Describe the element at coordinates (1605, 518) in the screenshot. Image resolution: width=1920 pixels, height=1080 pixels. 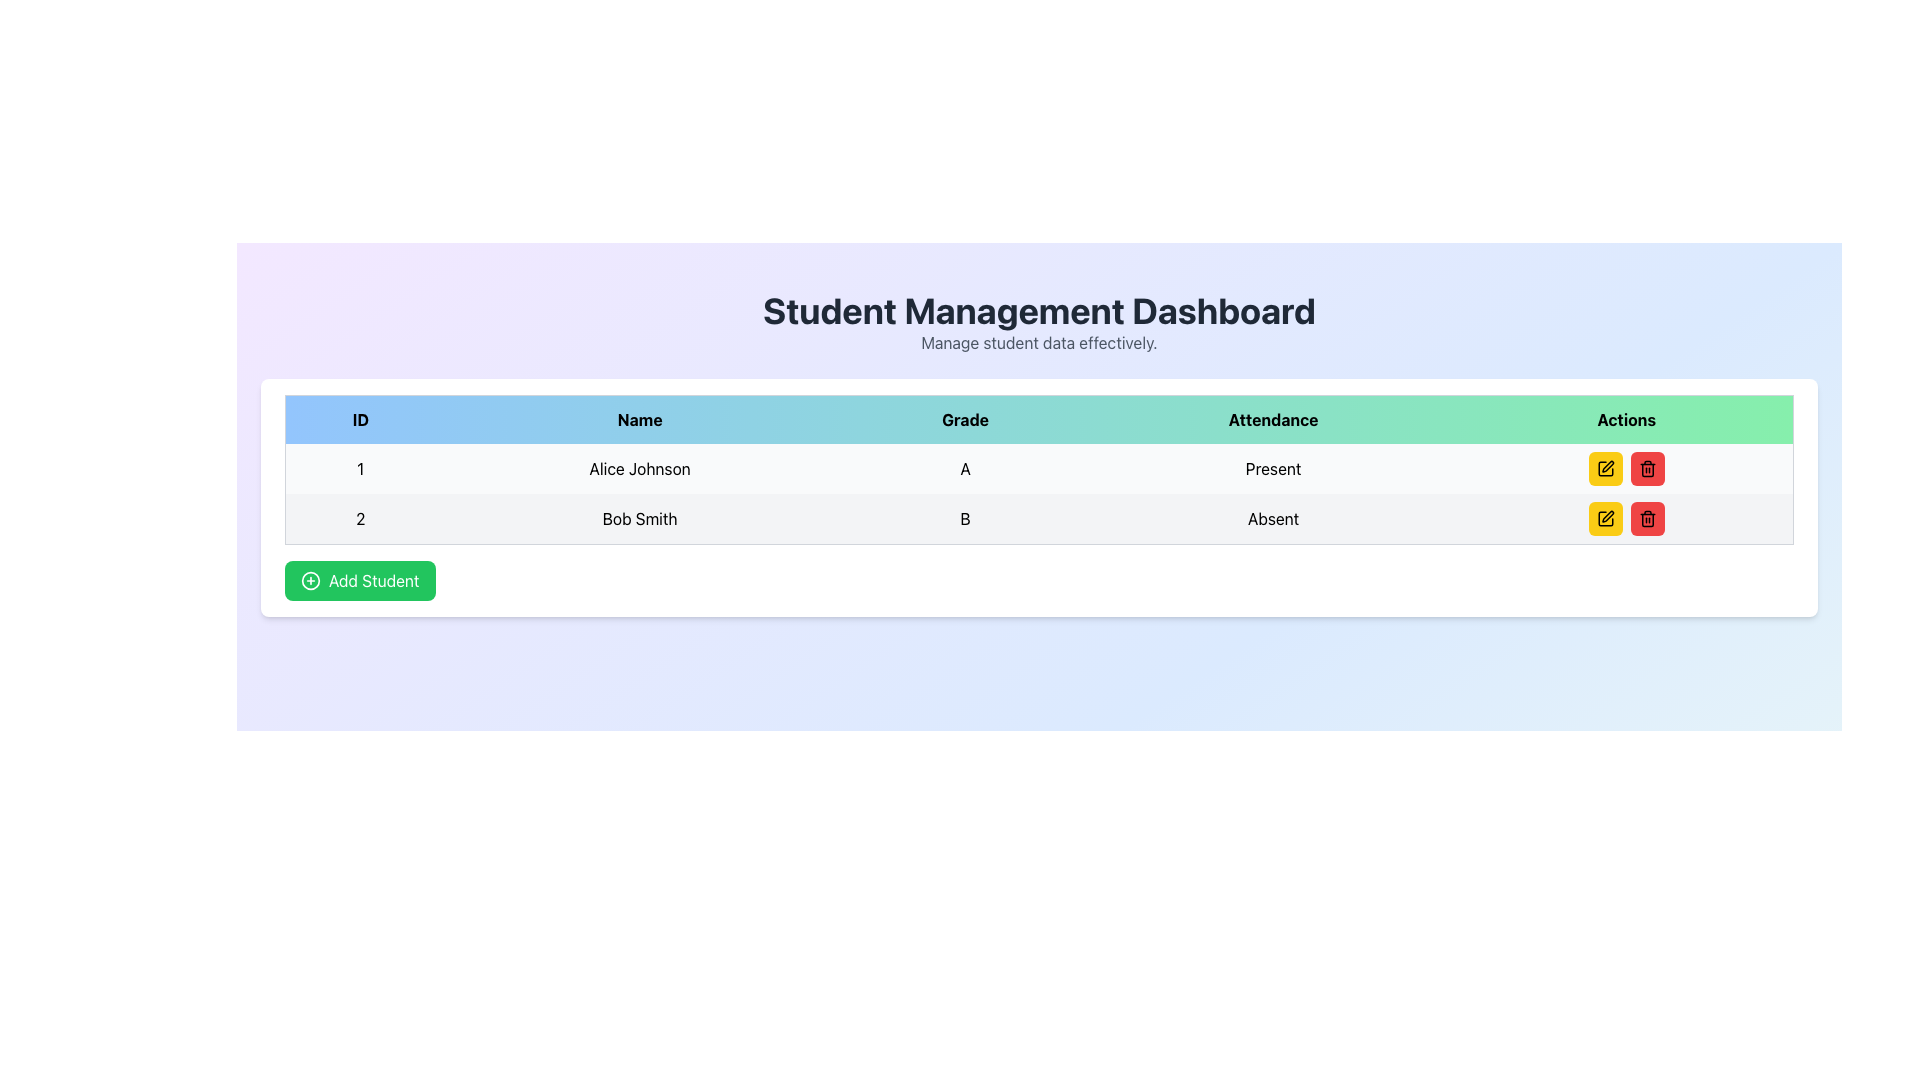
I see `the square-shaped icon resembling a document with a pen overlay, located under the 'Actions' header in the 'Bob Smith' row of the table` at that location.